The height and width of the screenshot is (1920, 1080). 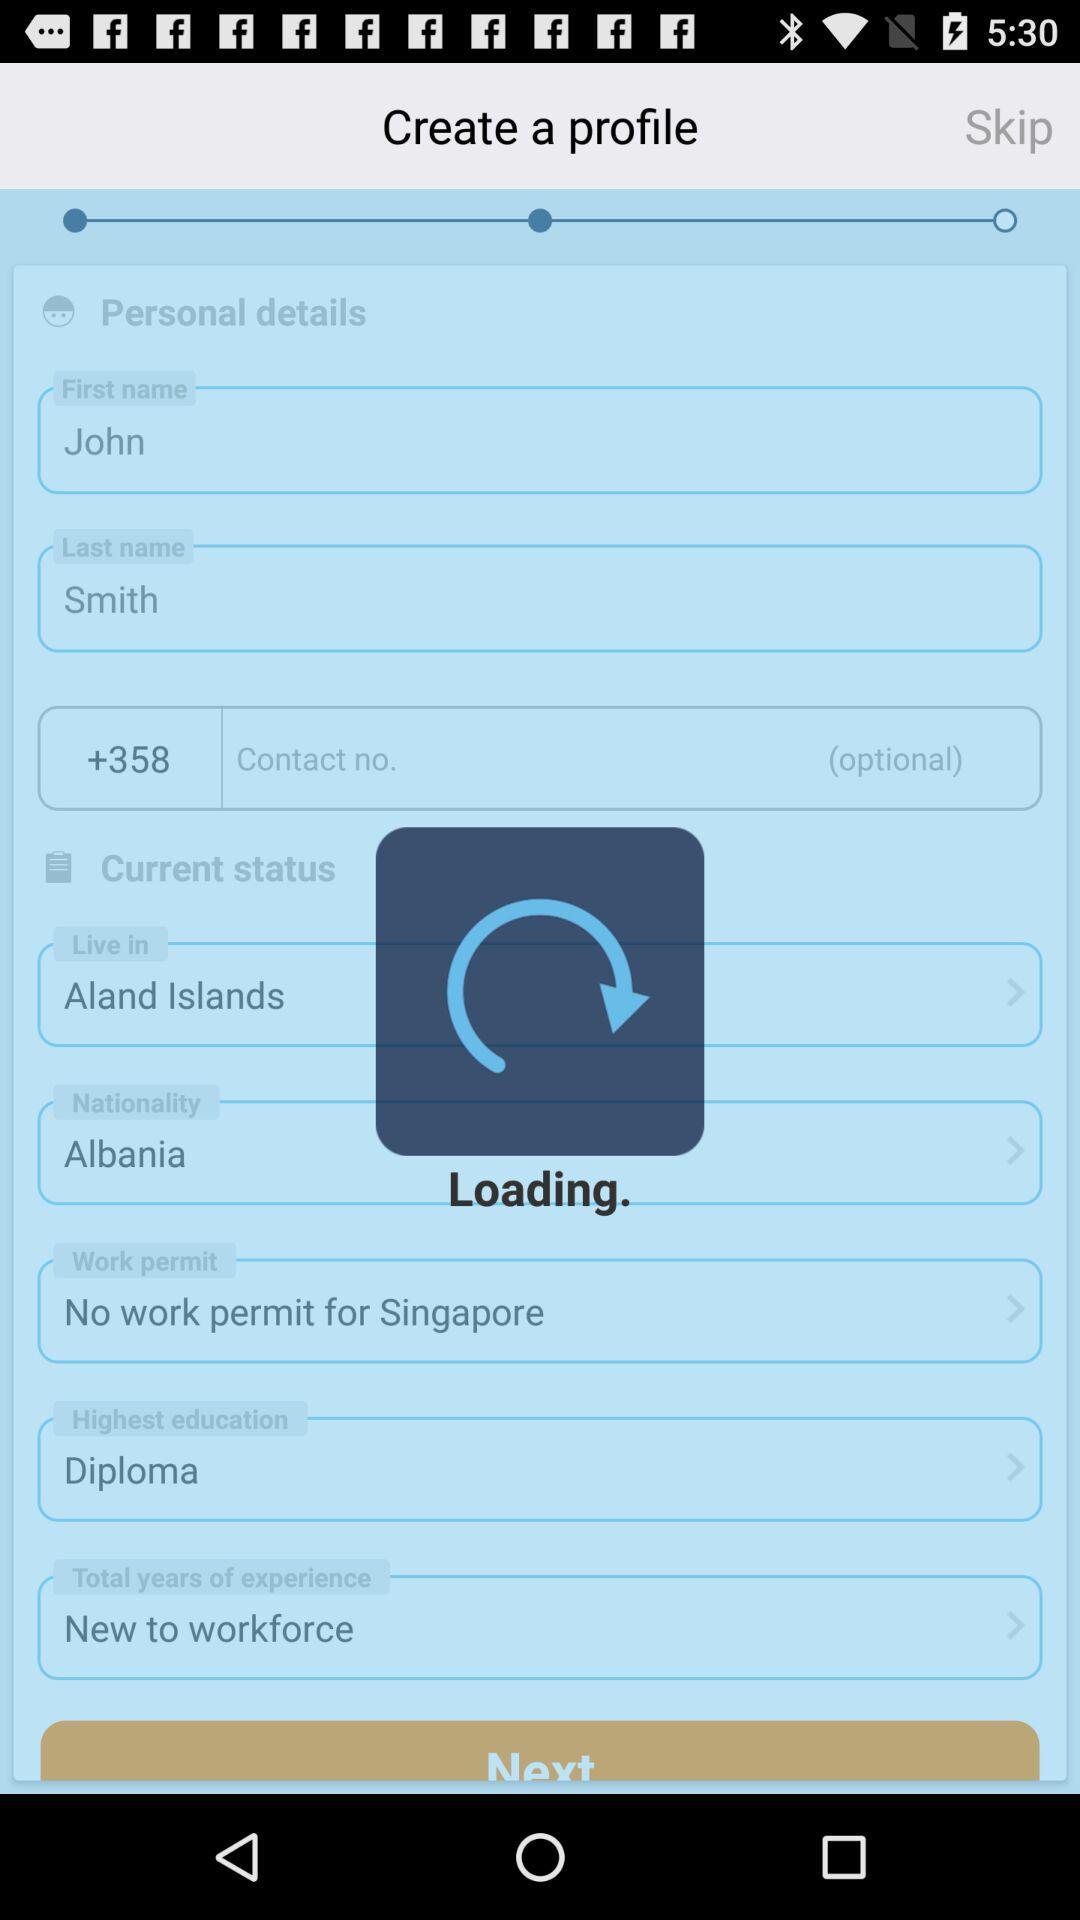 I want to click on contact number, so click(x=632, y=757).